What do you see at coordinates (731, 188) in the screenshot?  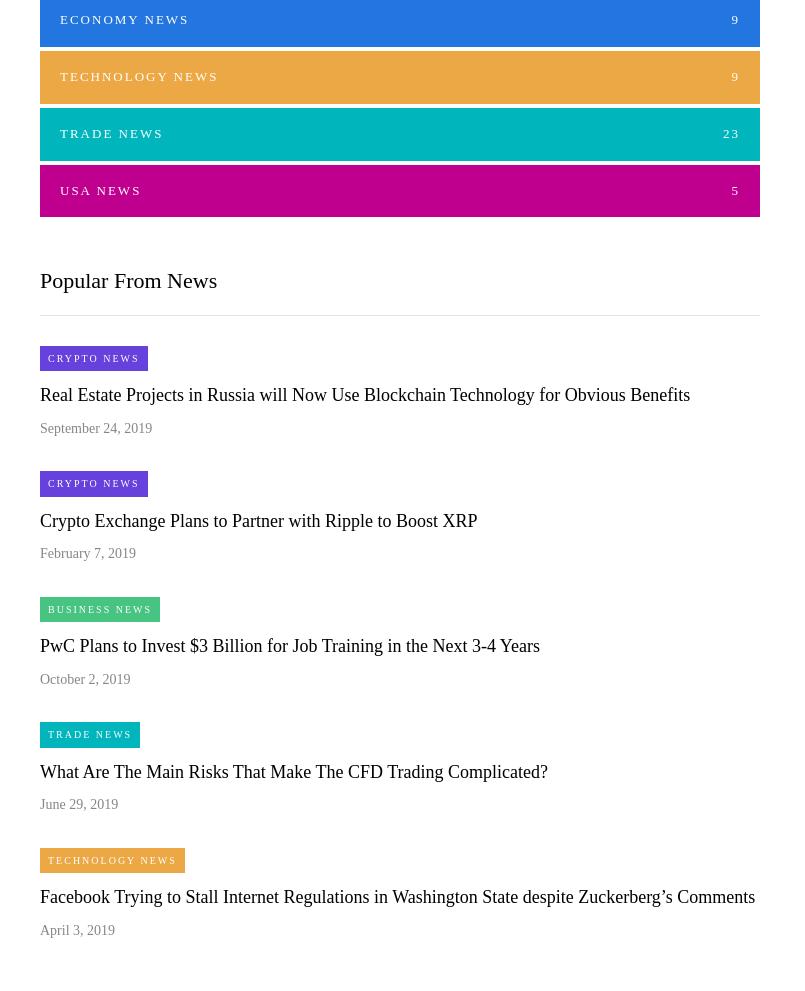 I see `'5'` at bounding box center [731, 188].